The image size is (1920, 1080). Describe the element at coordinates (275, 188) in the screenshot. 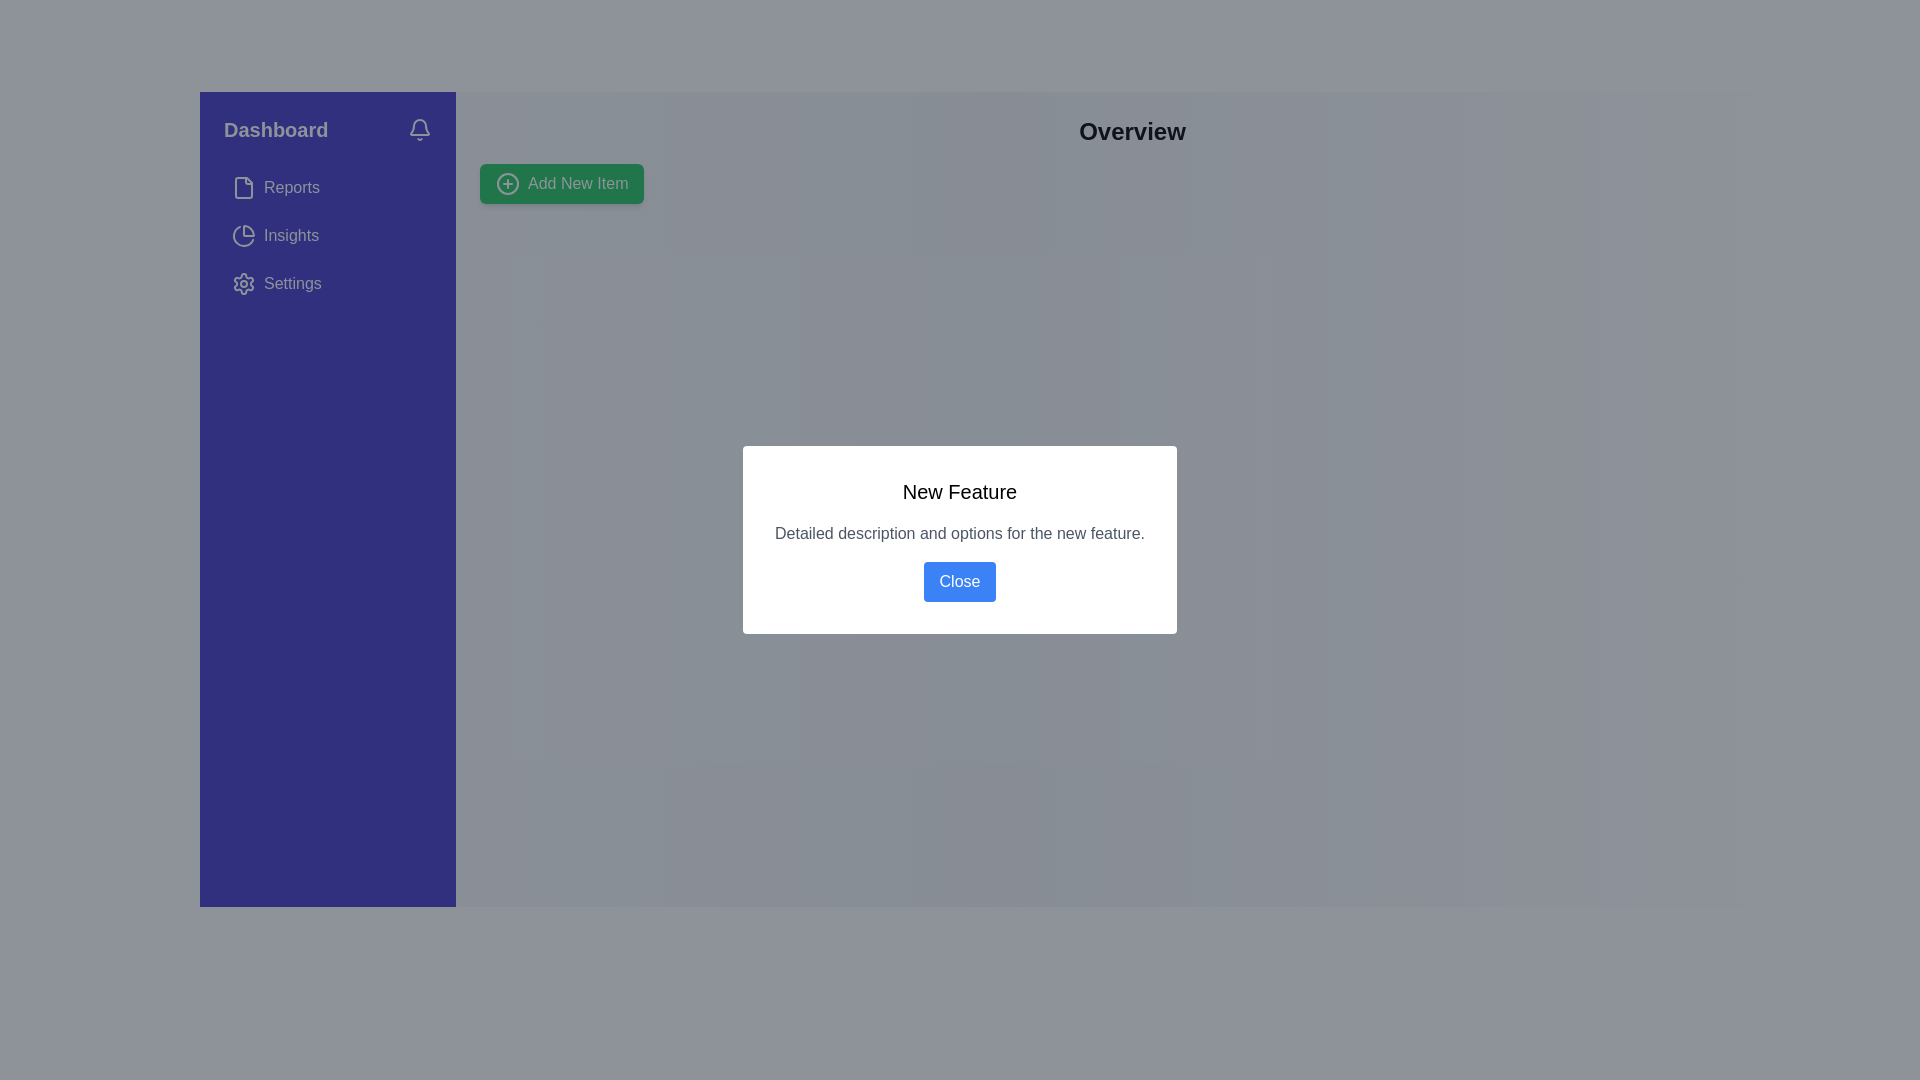

I see `the first item in the vertical navigation menu on the left` at that location.